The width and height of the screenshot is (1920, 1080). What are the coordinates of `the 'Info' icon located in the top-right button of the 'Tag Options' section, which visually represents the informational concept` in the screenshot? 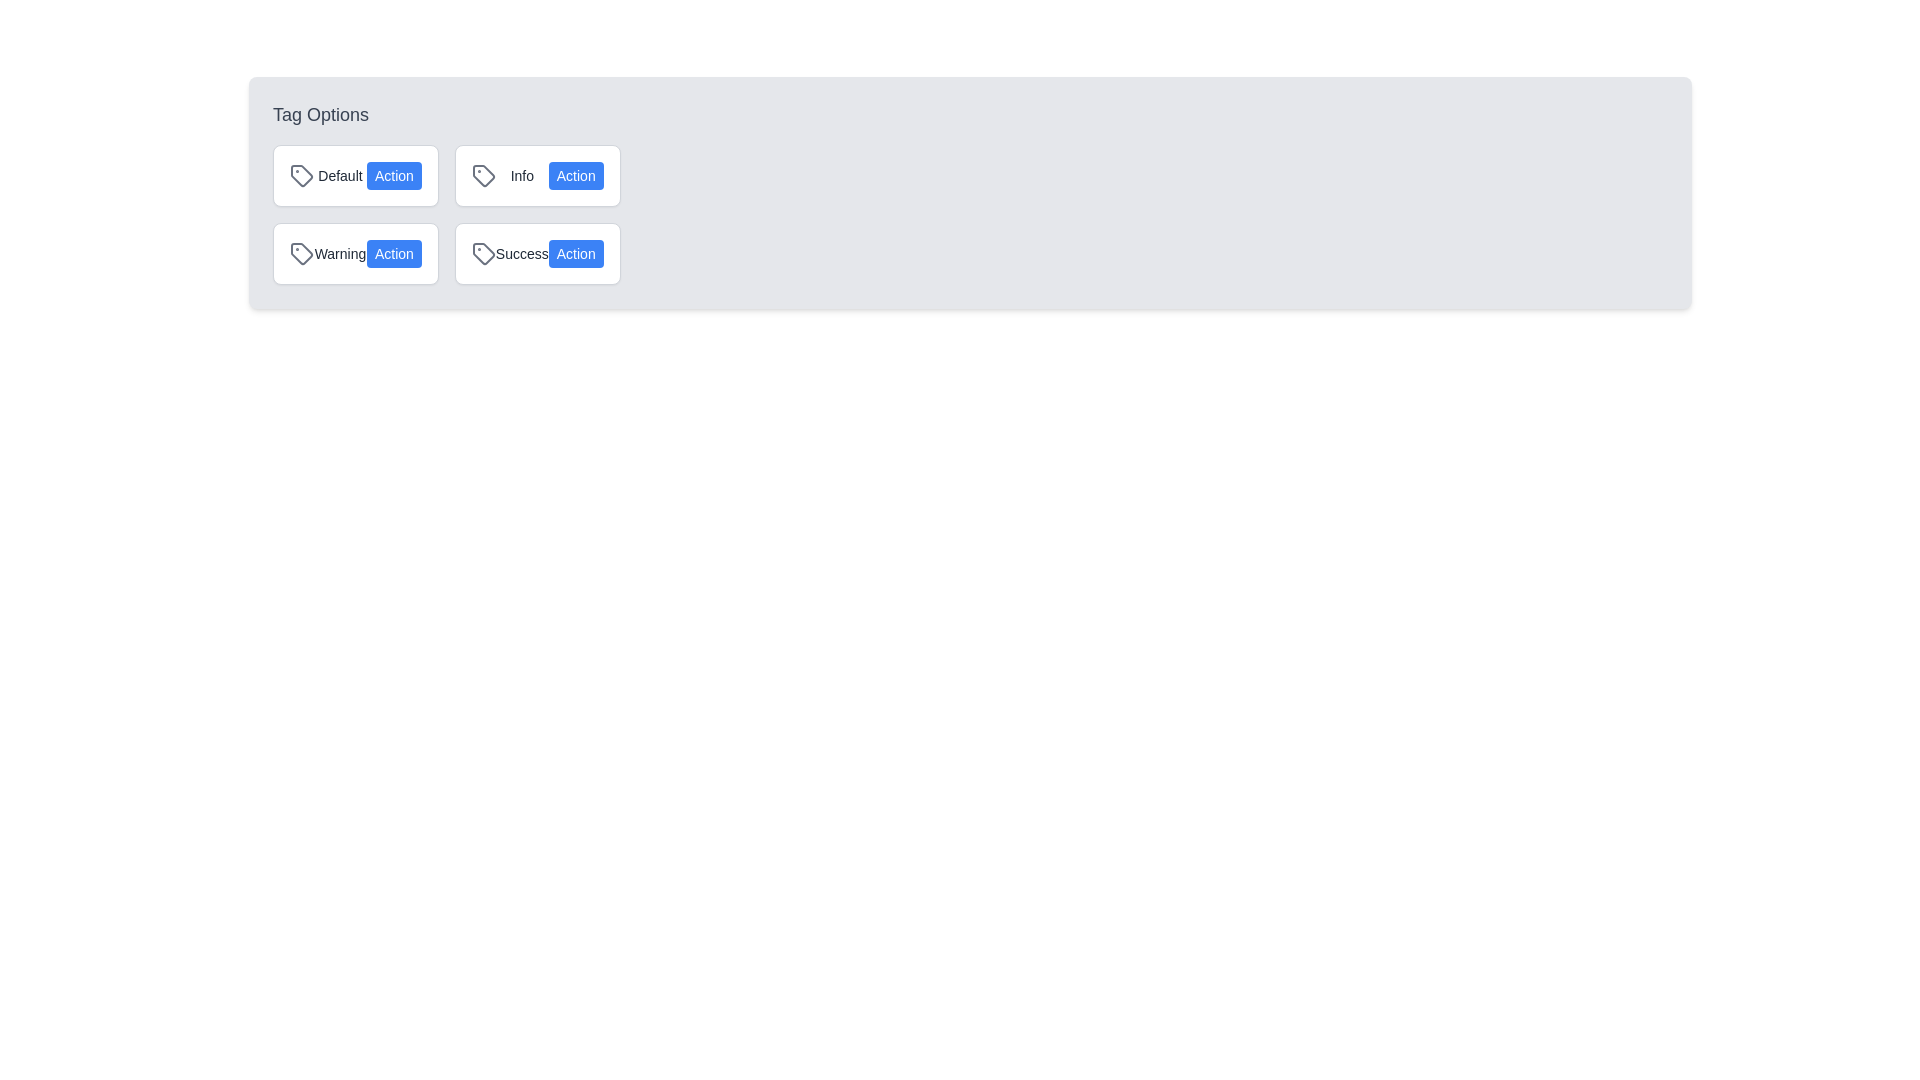 It's located at (483, 175).